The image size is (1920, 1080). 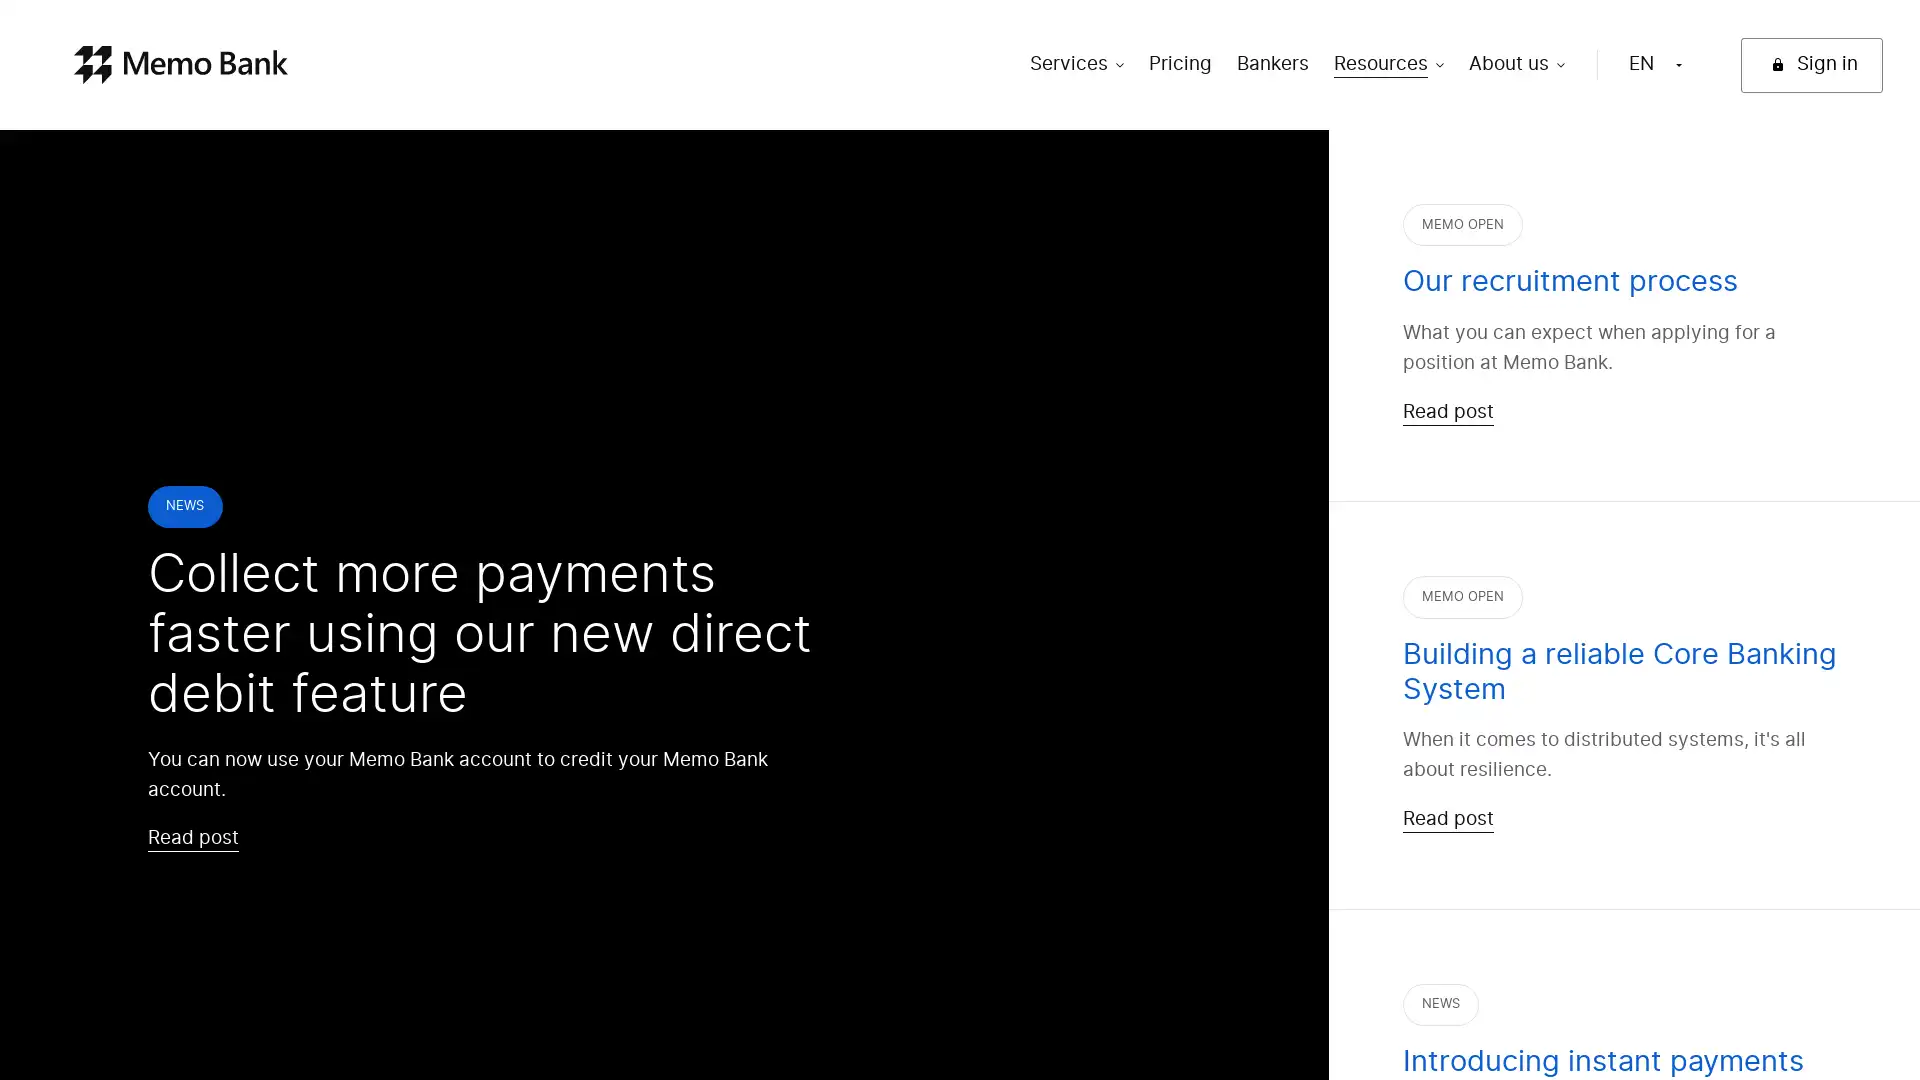 What do you see at coordinates (1516, 64) in the screenshot?
I see `About us` at bounding box center [1516, 64].